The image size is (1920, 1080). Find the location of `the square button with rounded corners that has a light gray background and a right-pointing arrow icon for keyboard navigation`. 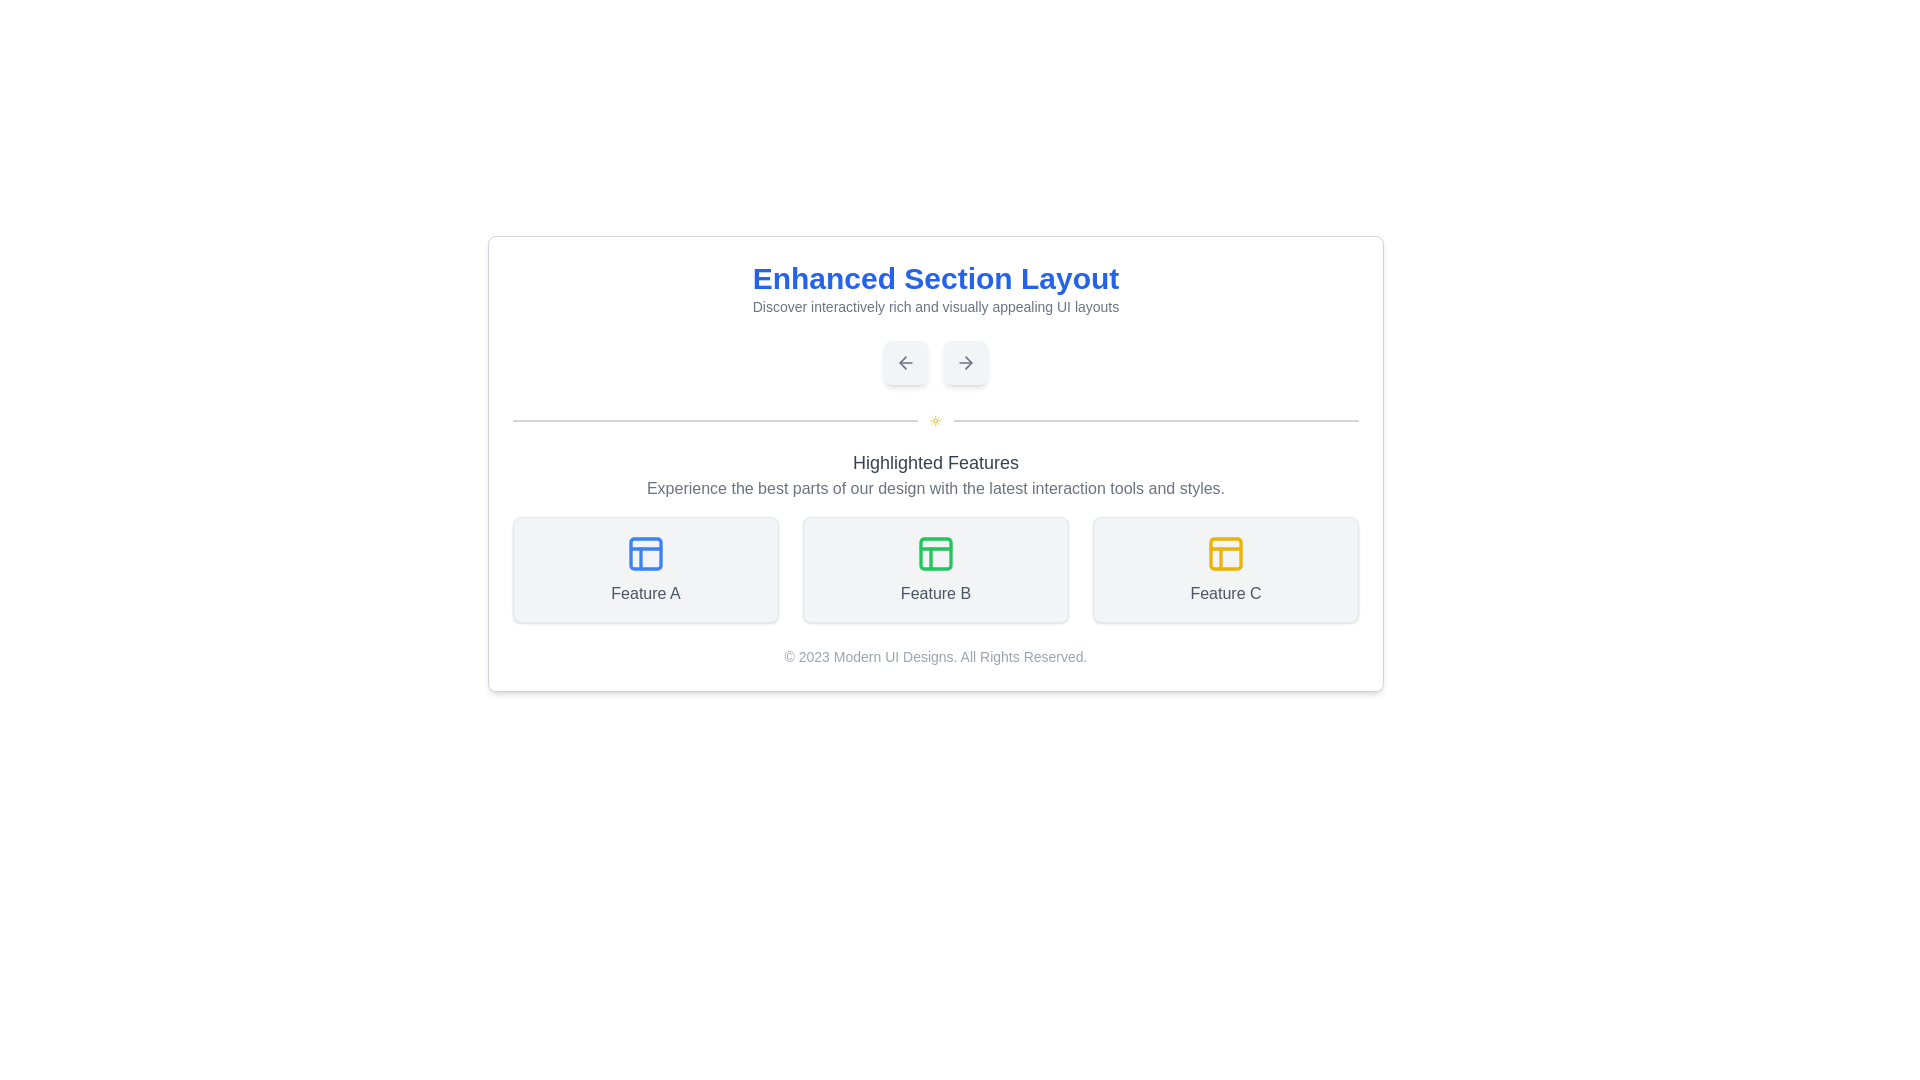

the square button with rounded corners that has a light gray background and a right-pointing arrow icon for keyboard navigation is located at coordinates (965, 362).